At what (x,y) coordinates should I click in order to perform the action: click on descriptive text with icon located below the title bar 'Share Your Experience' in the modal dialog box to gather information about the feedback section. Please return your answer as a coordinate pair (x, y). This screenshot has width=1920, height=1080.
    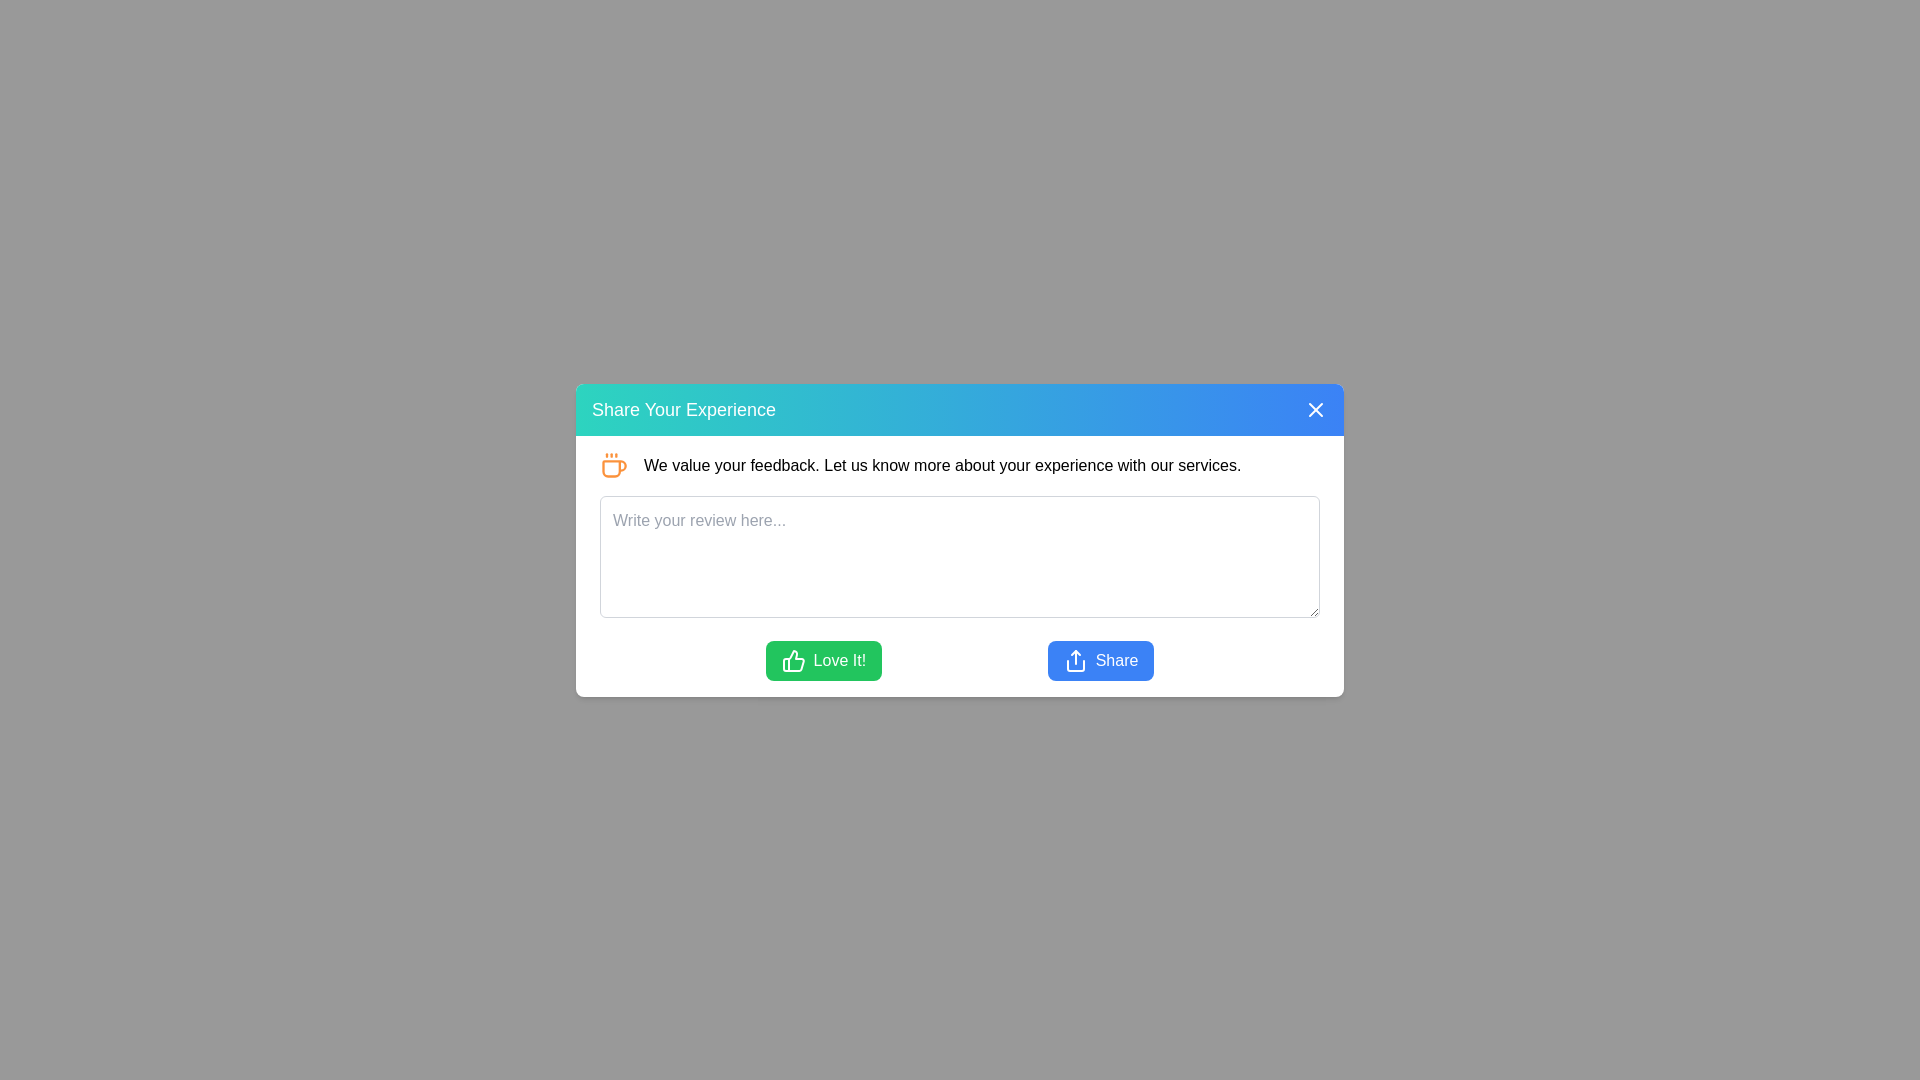
    Looking at the image, I should click on (960, 465).